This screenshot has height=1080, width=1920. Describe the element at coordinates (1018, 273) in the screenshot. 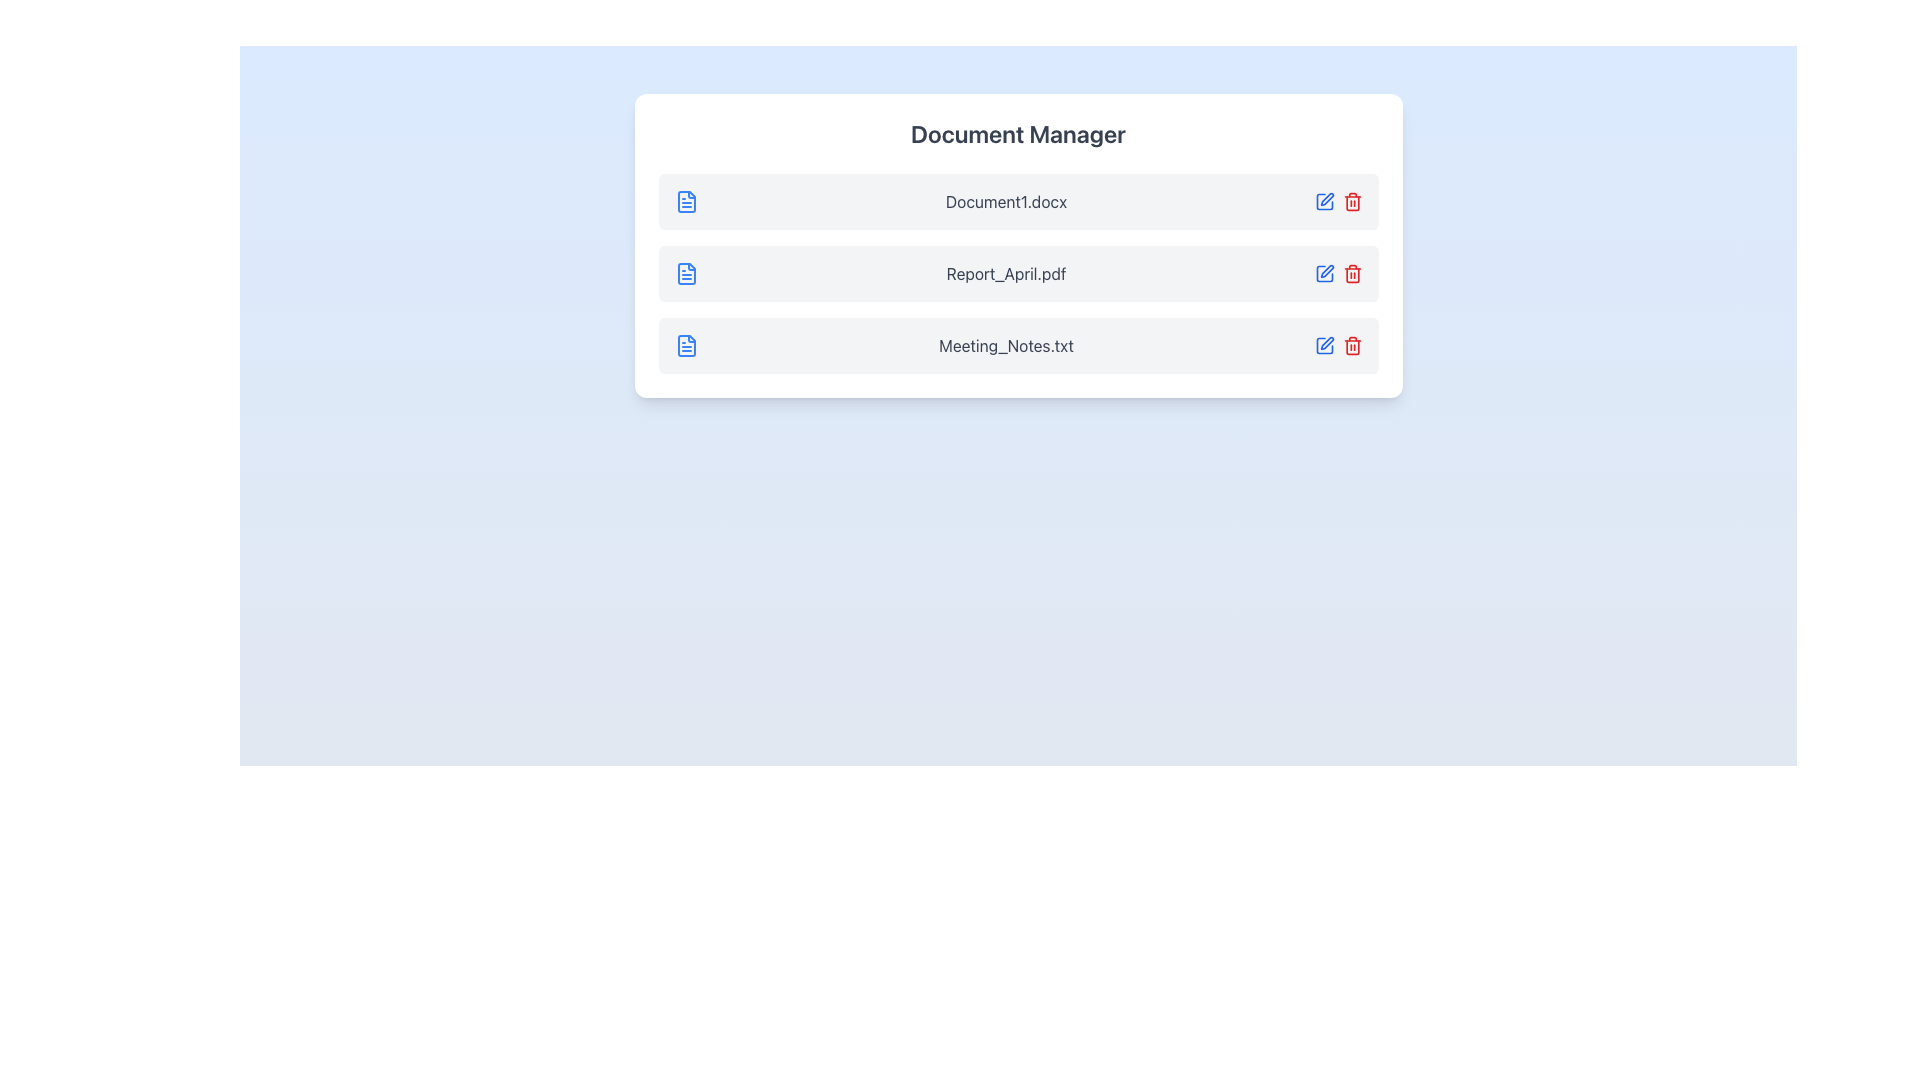

I see `the second list item in the Document Manager, which represents the file 'Report_April.pdf'` at that location.